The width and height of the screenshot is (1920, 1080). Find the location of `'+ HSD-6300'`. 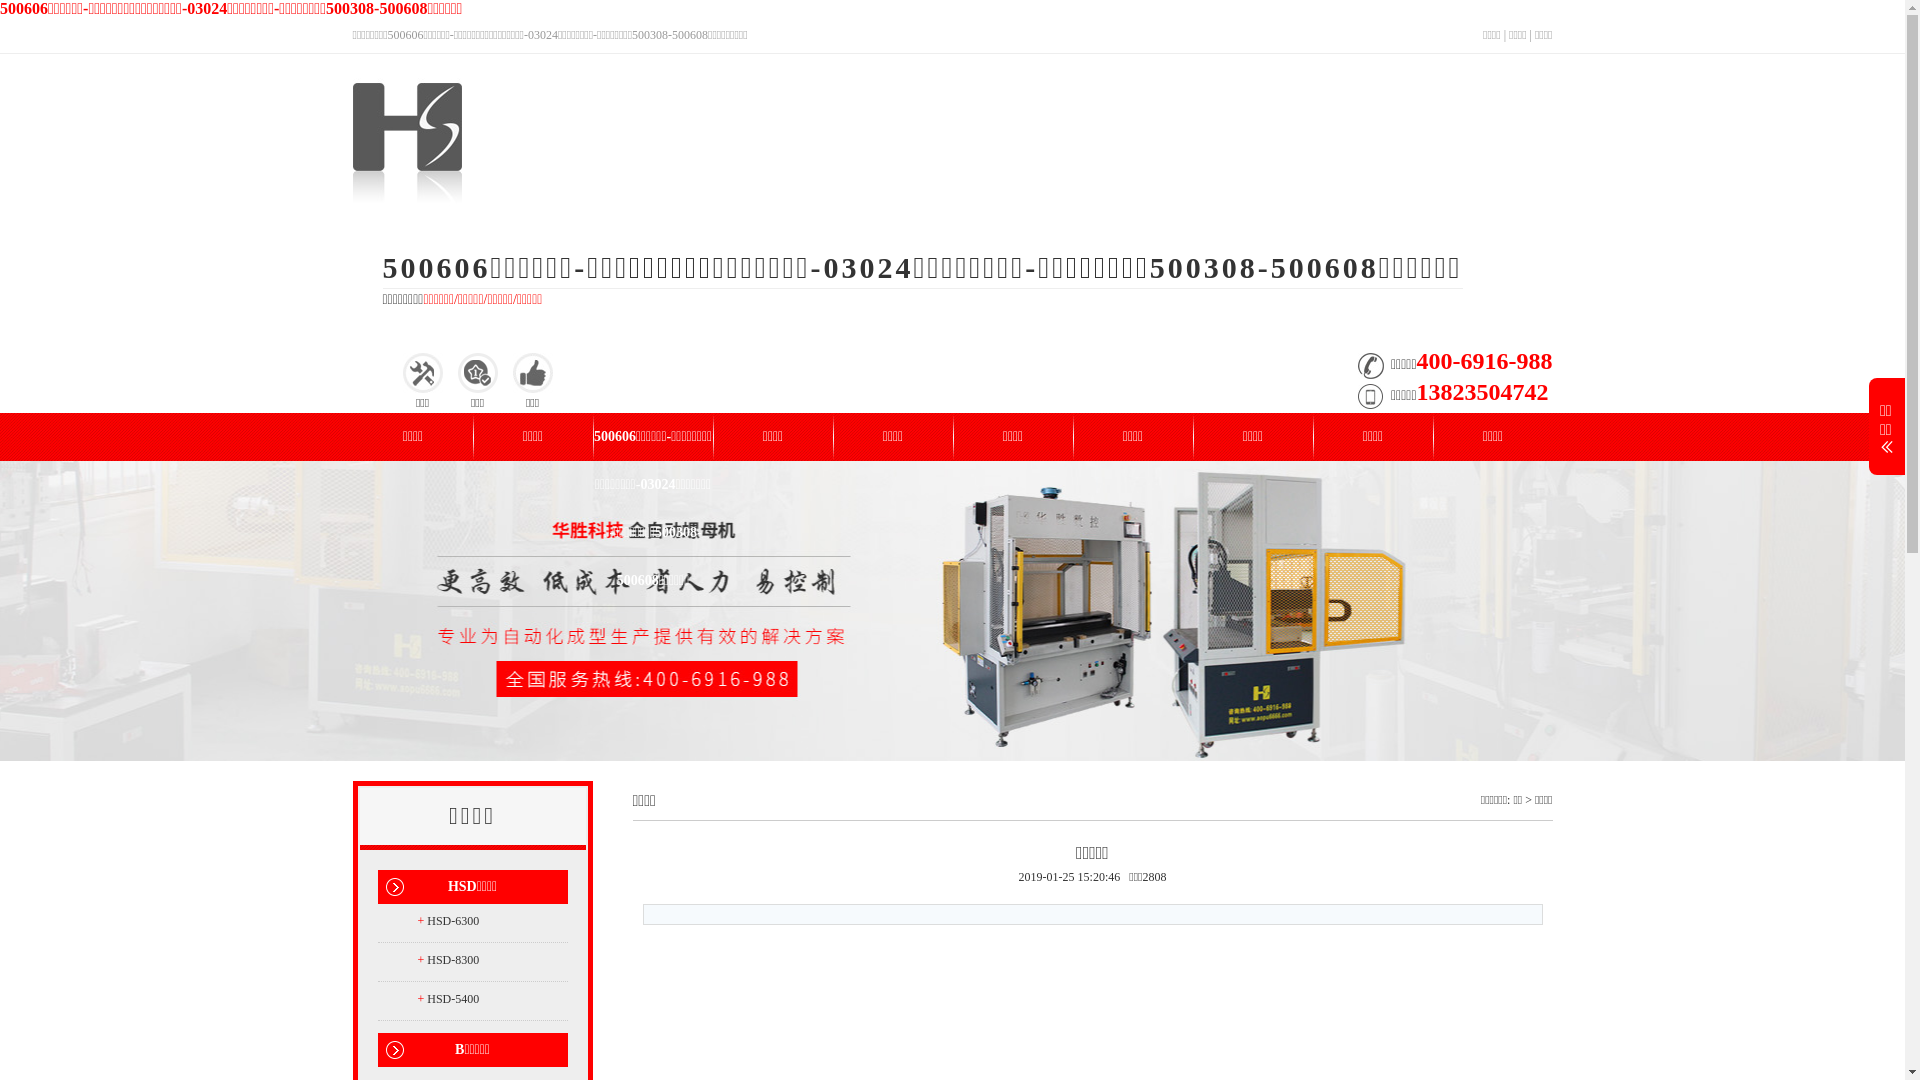

'+ HSD-6300' is located at coordinates (493, 921).